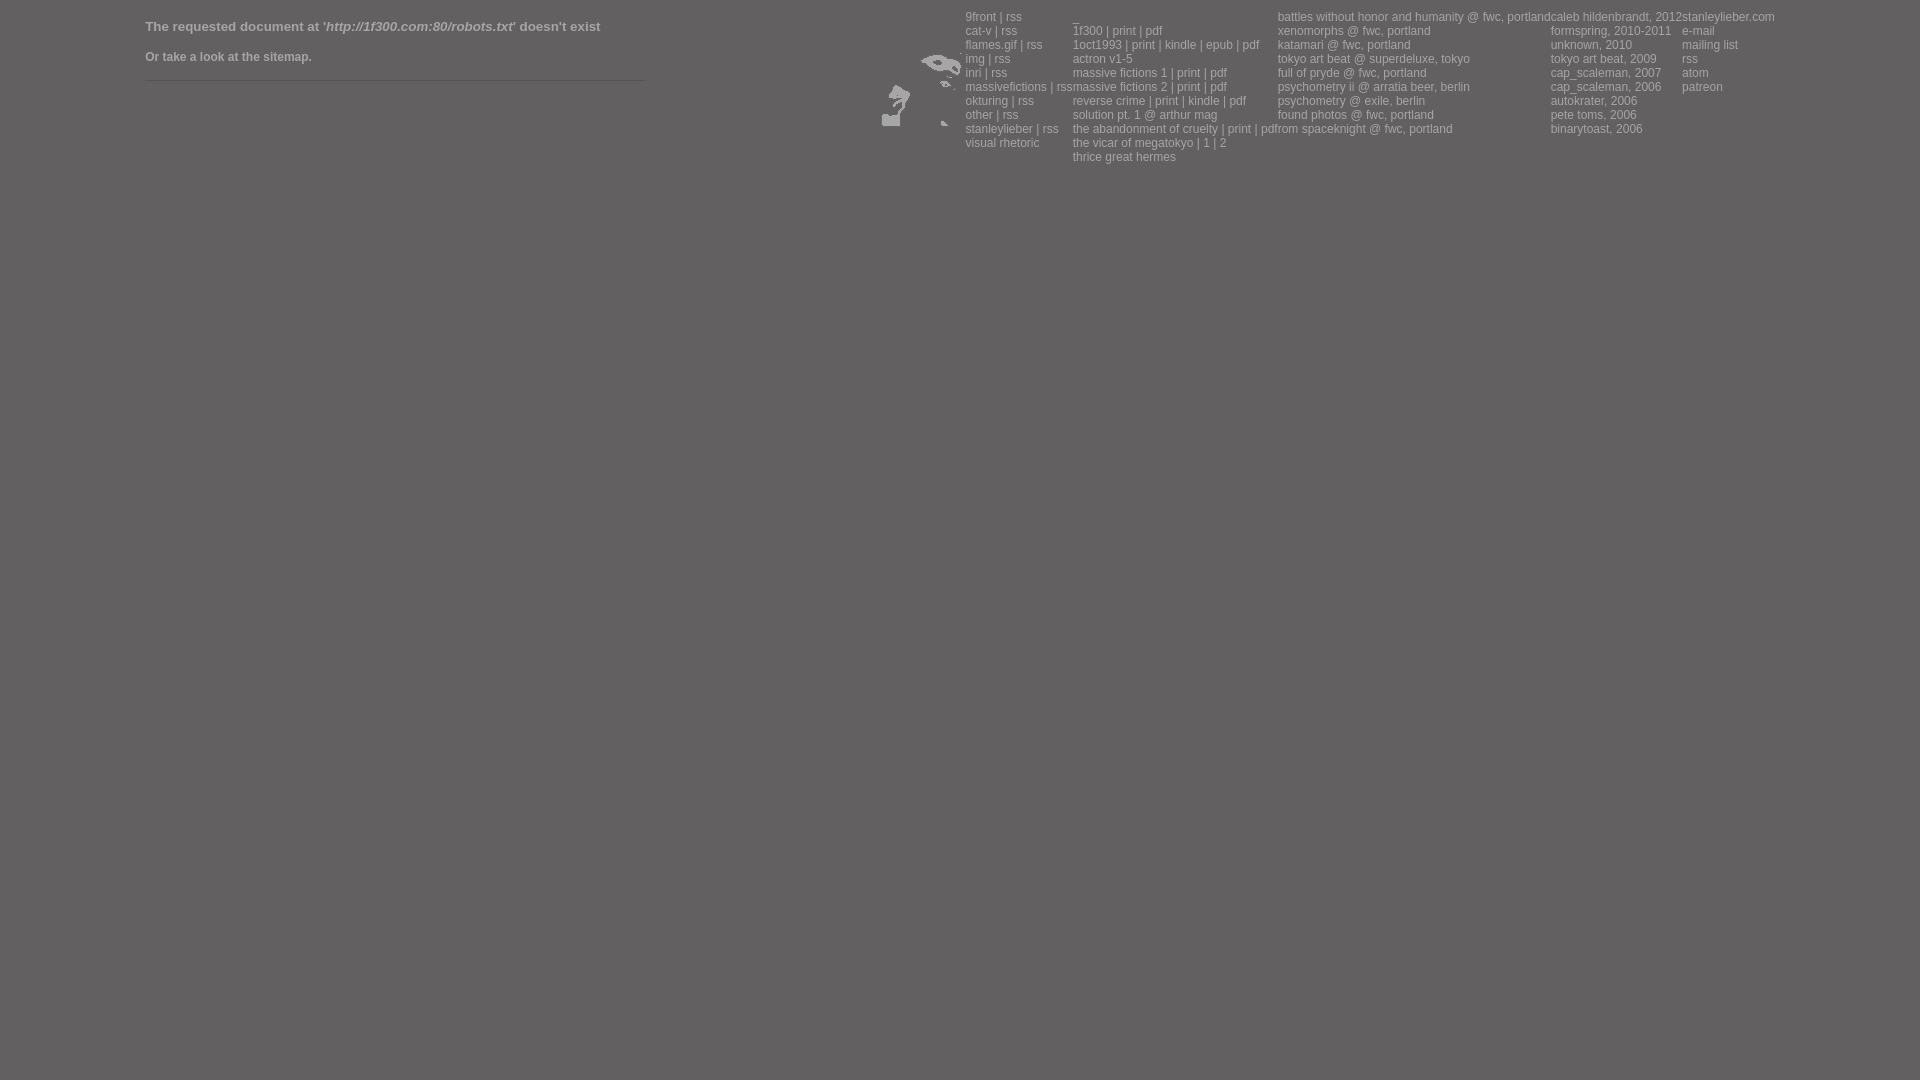 The image size is (1920, 1080). What do you see at coordinates (1616, 16) in the screenshot?
I see `'caleb hildenbrandt, 2012'` at bounding box center [1616, 16].